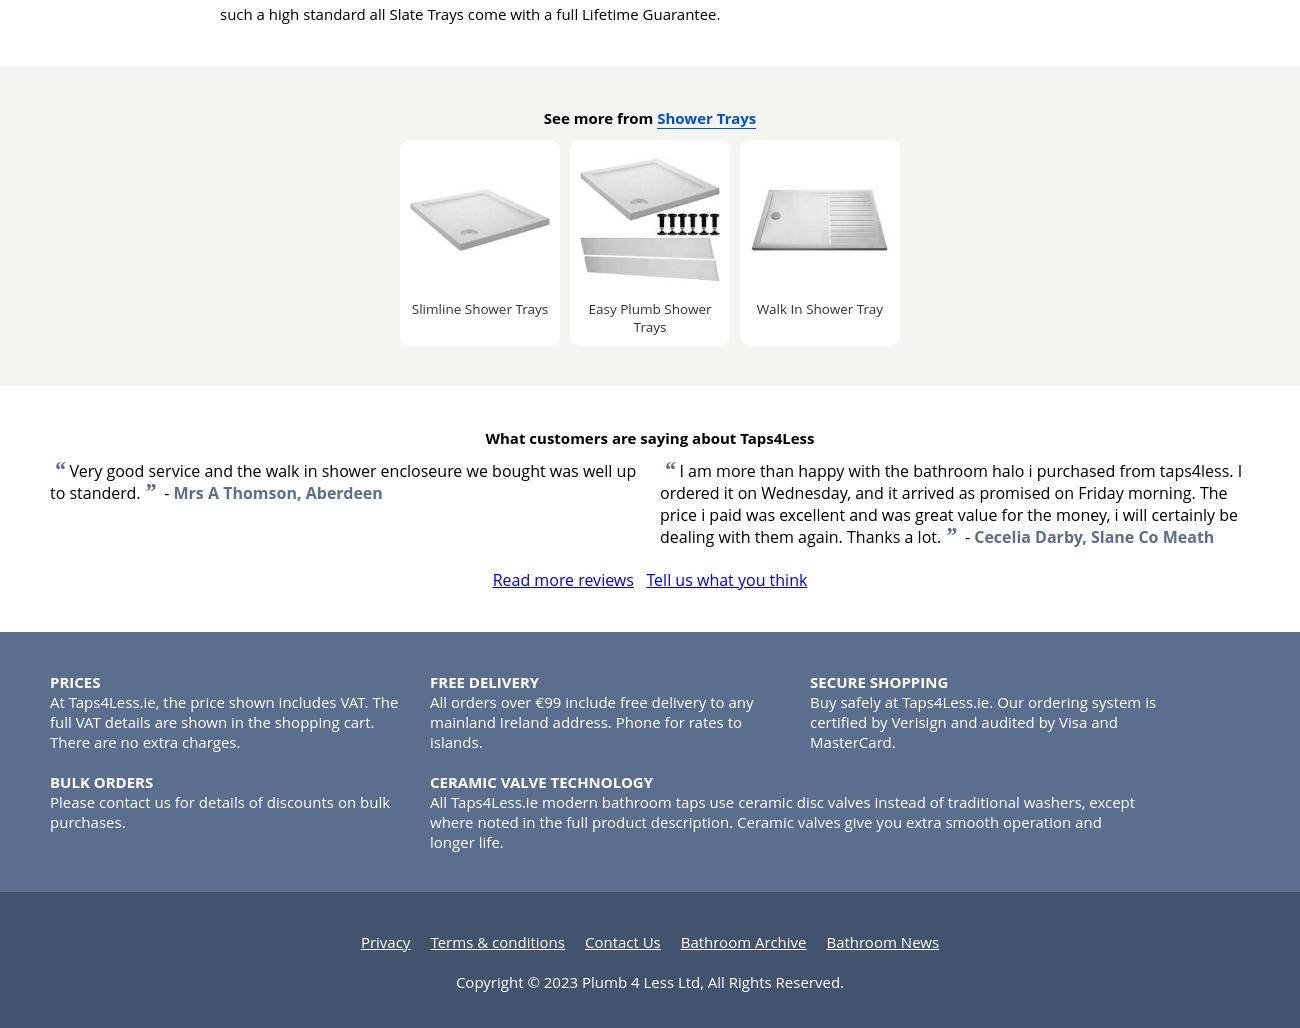 Image resolution: width=1300 pixels, height=1028 pixels. What do you see at coordinates (982, 720) in the screenshot?
I see `'Buy safely at Taps4Less.ie. Our ordering system is certified by Verisign and  audited by Visa and MasterCard.'` at bounding box center [982, 720].